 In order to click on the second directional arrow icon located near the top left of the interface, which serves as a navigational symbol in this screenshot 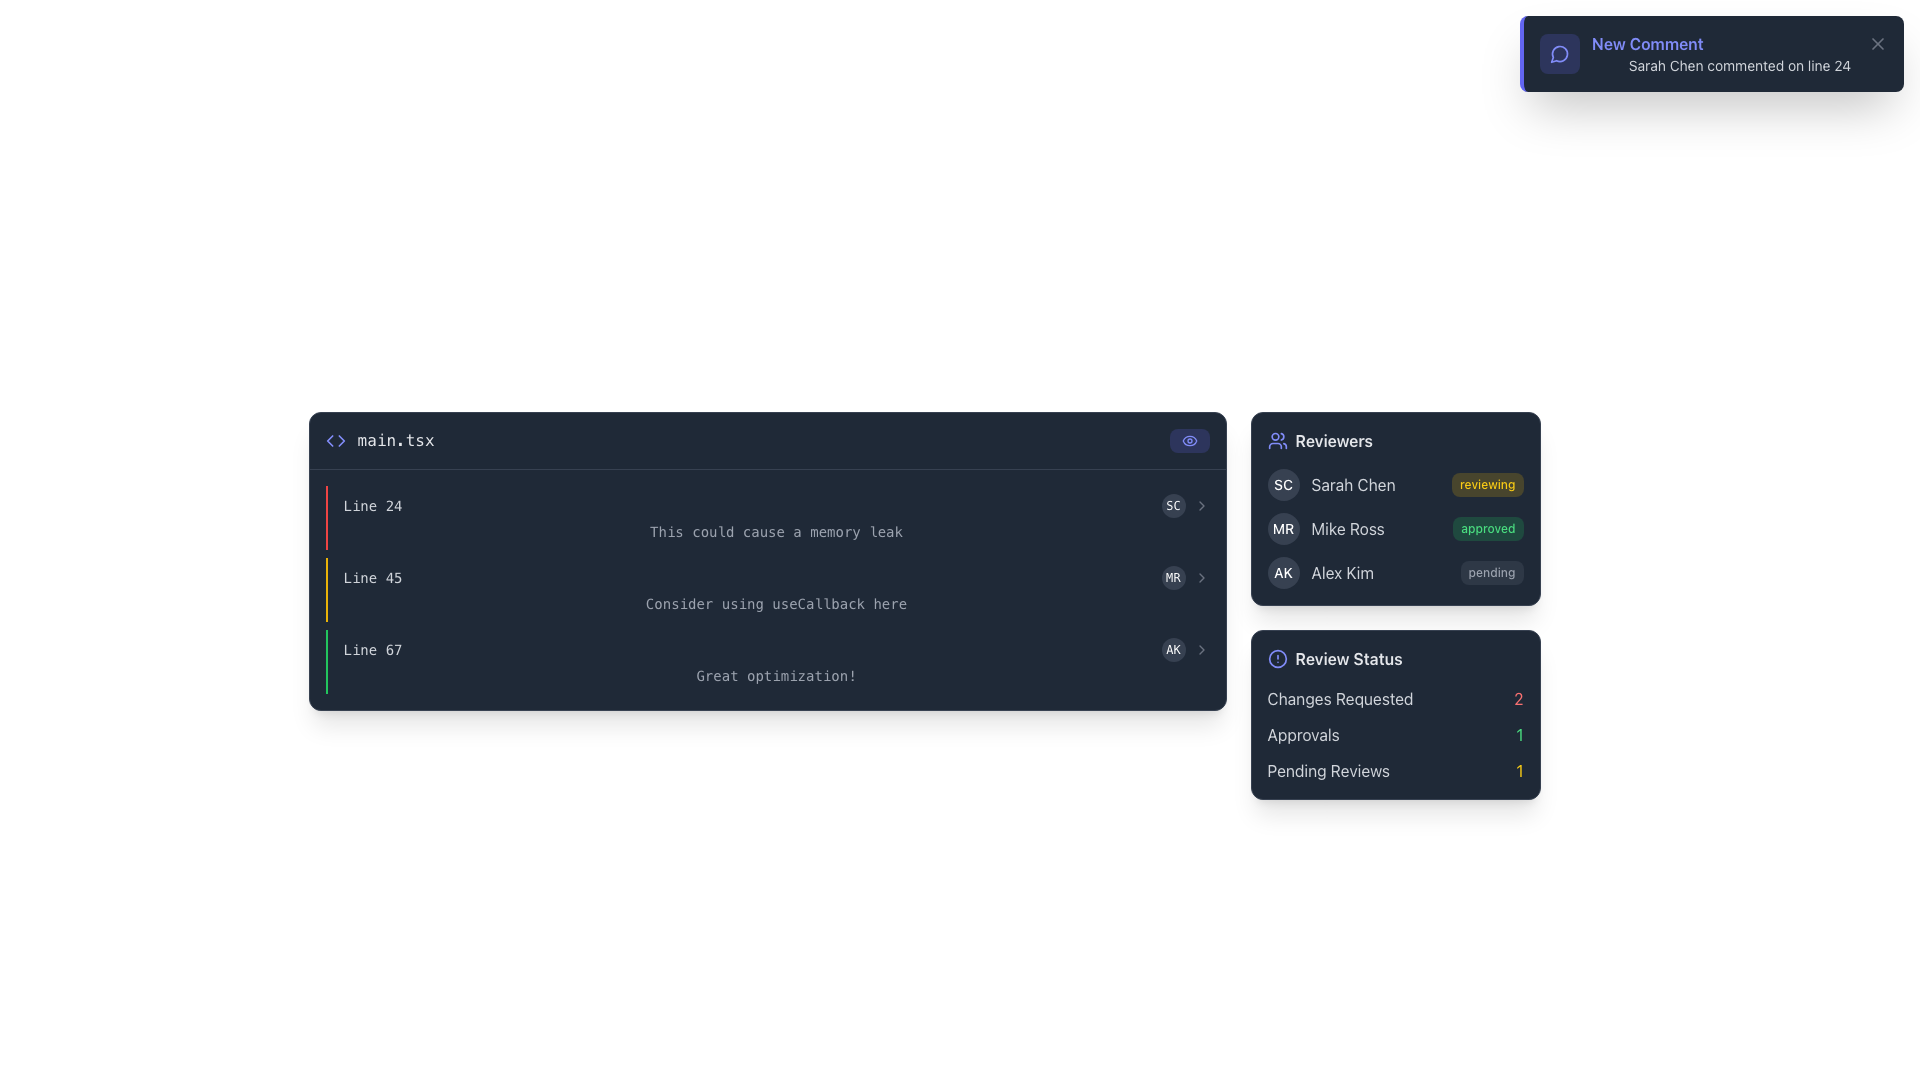, I will do `click(329, 439)`.